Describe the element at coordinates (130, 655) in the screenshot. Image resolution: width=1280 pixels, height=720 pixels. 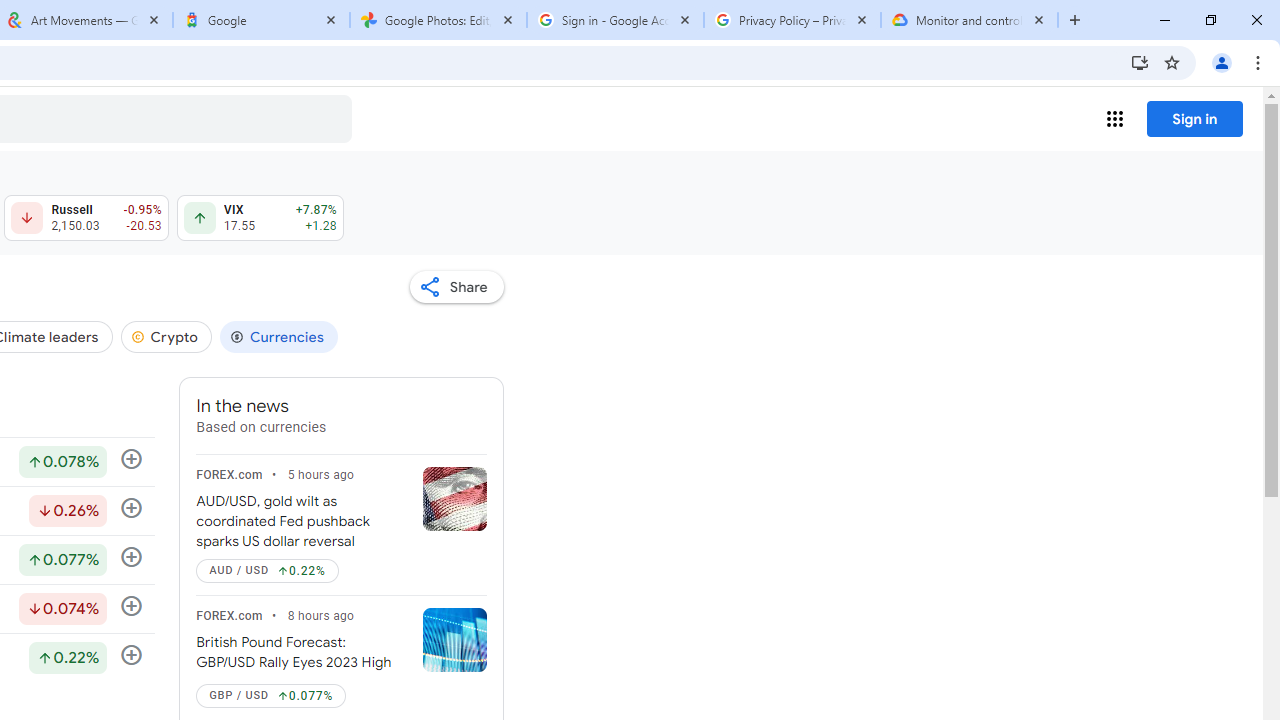
I see `'Follow'` at that location.